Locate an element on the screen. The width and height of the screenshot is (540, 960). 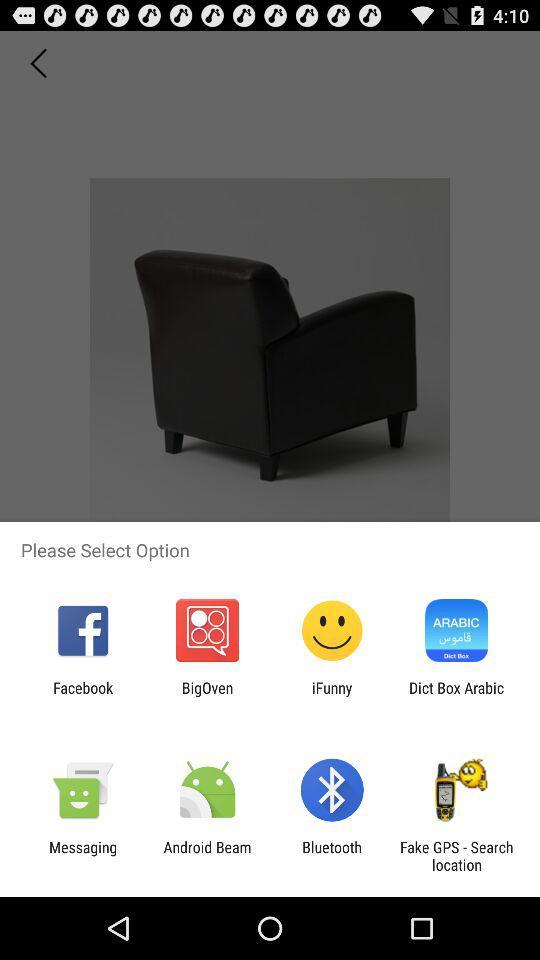
the ifunny is located at coordinates (332, 696).